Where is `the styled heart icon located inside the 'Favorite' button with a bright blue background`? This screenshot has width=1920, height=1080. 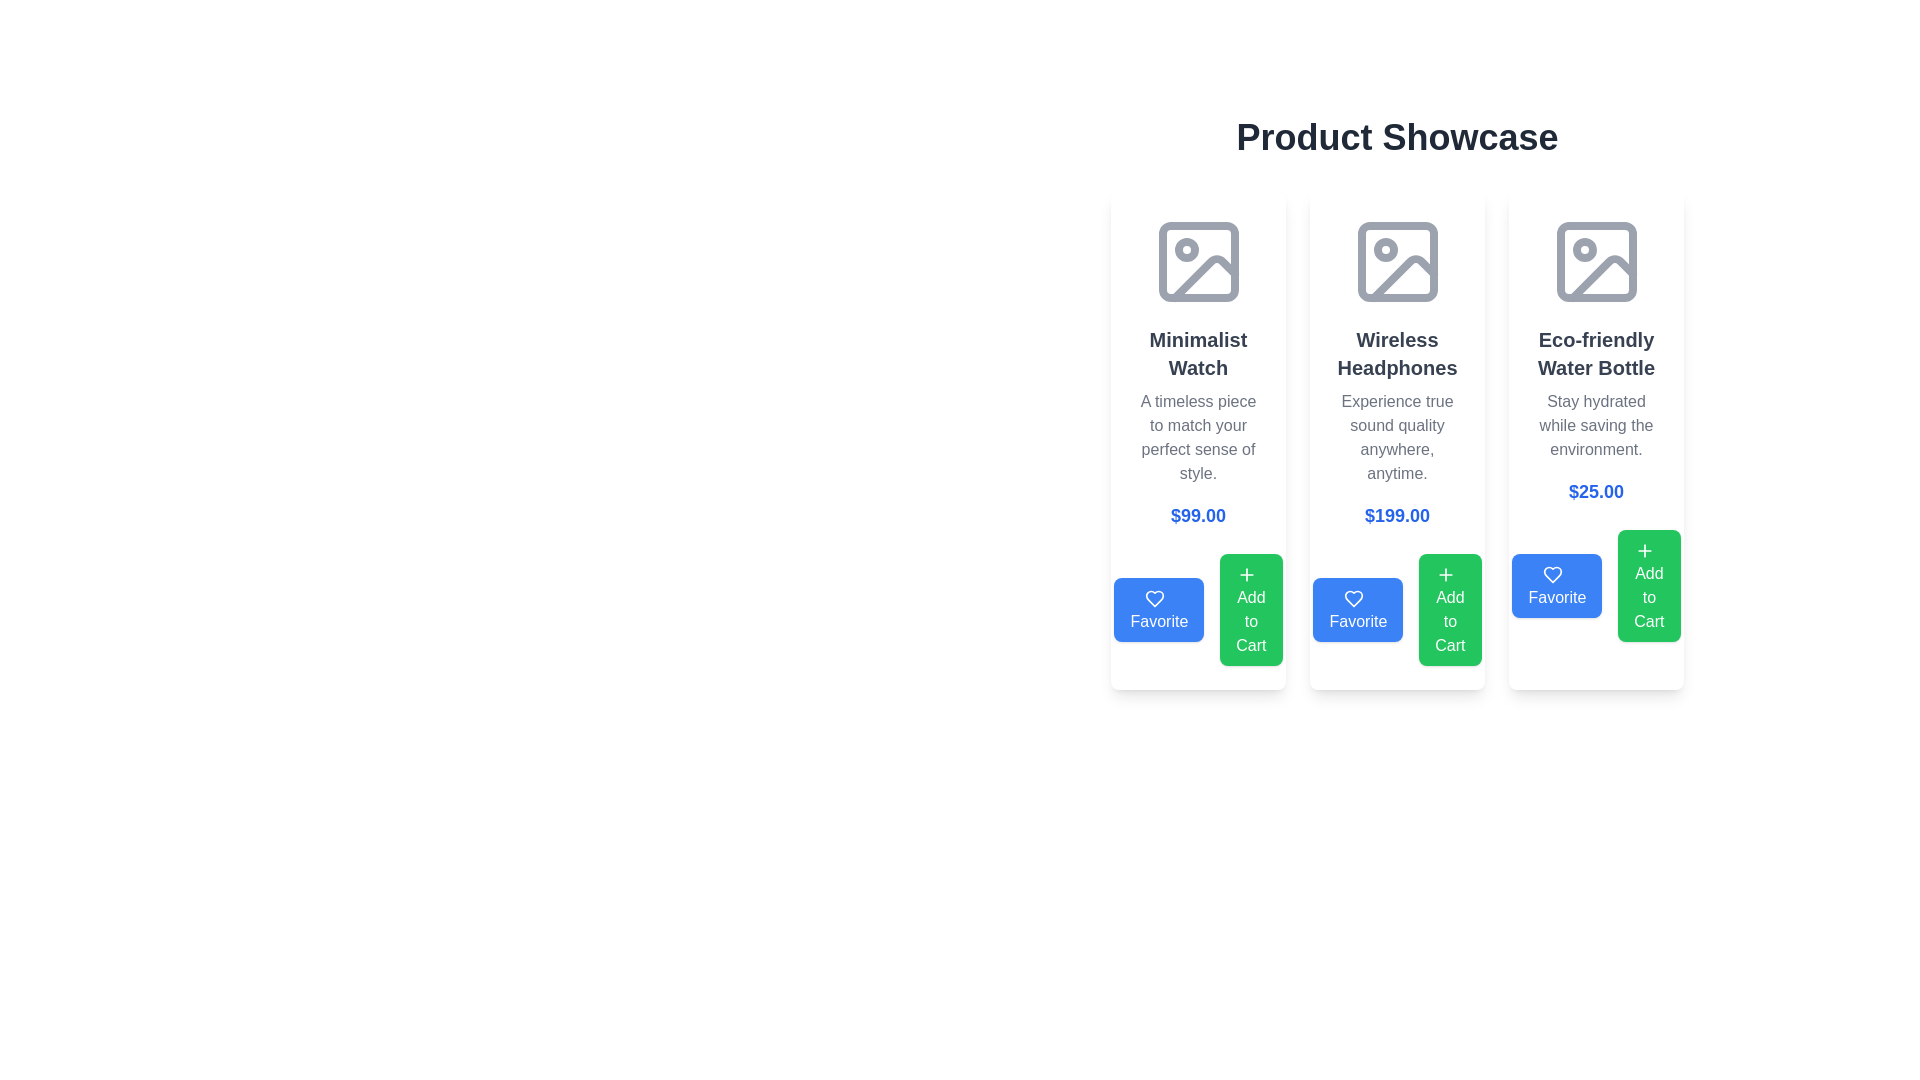
the styled heart icon located inside the 'Favorite' button with a bright blue background is located at coordinates (1155, 597).